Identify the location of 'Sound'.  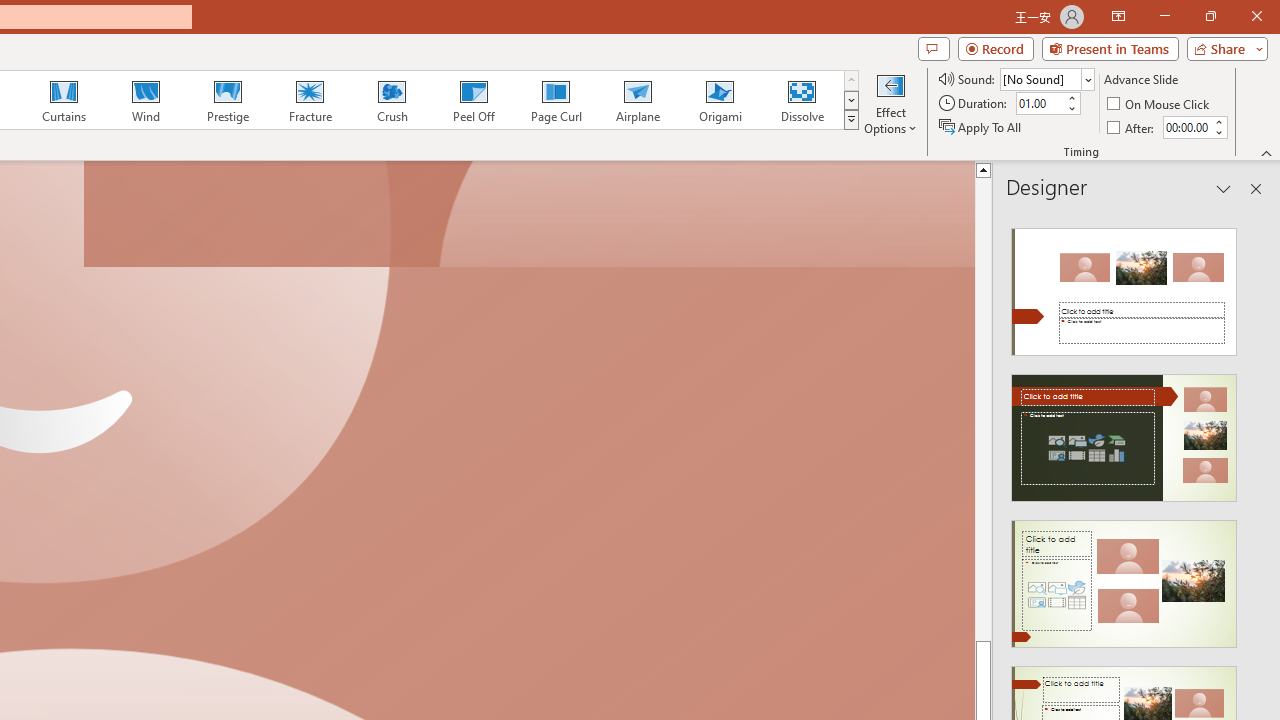
(1046, 78).